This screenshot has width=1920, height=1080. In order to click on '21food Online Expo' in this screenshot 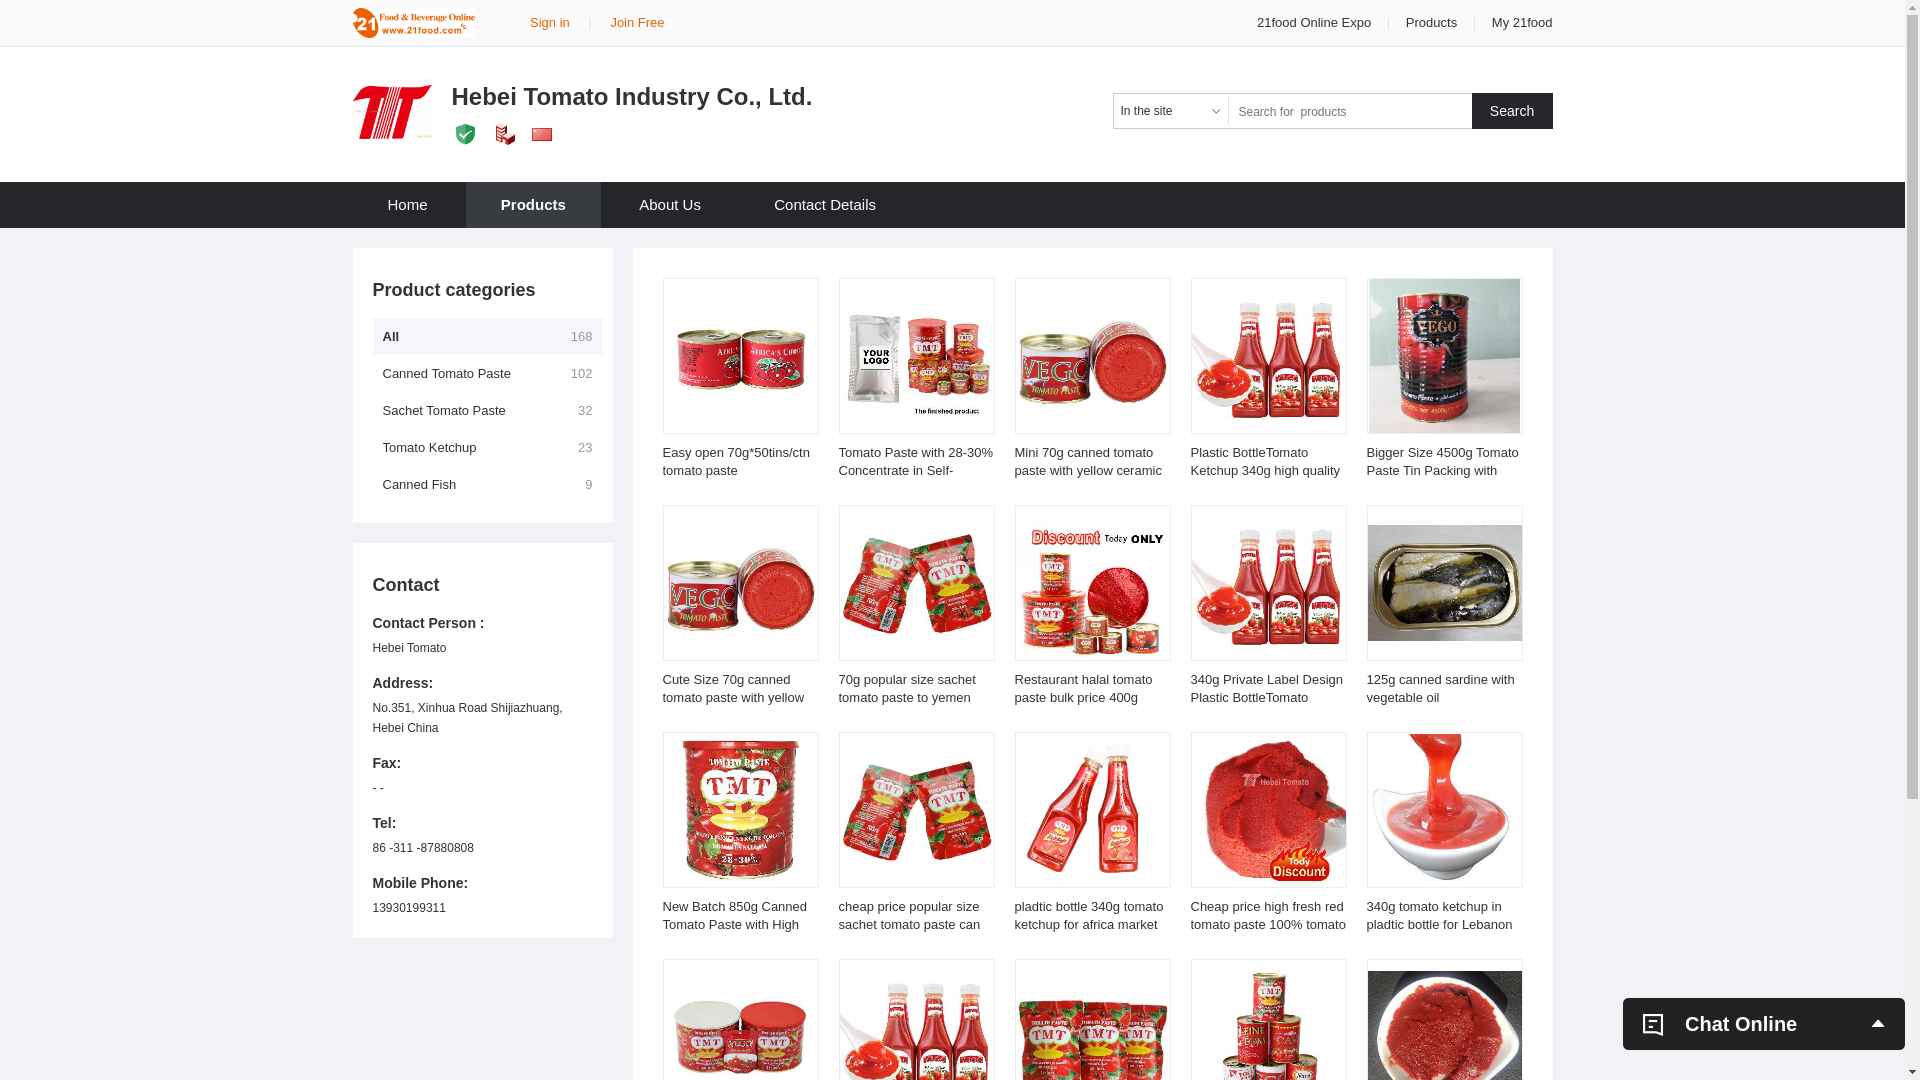, I will do `click(1256, 22)`.